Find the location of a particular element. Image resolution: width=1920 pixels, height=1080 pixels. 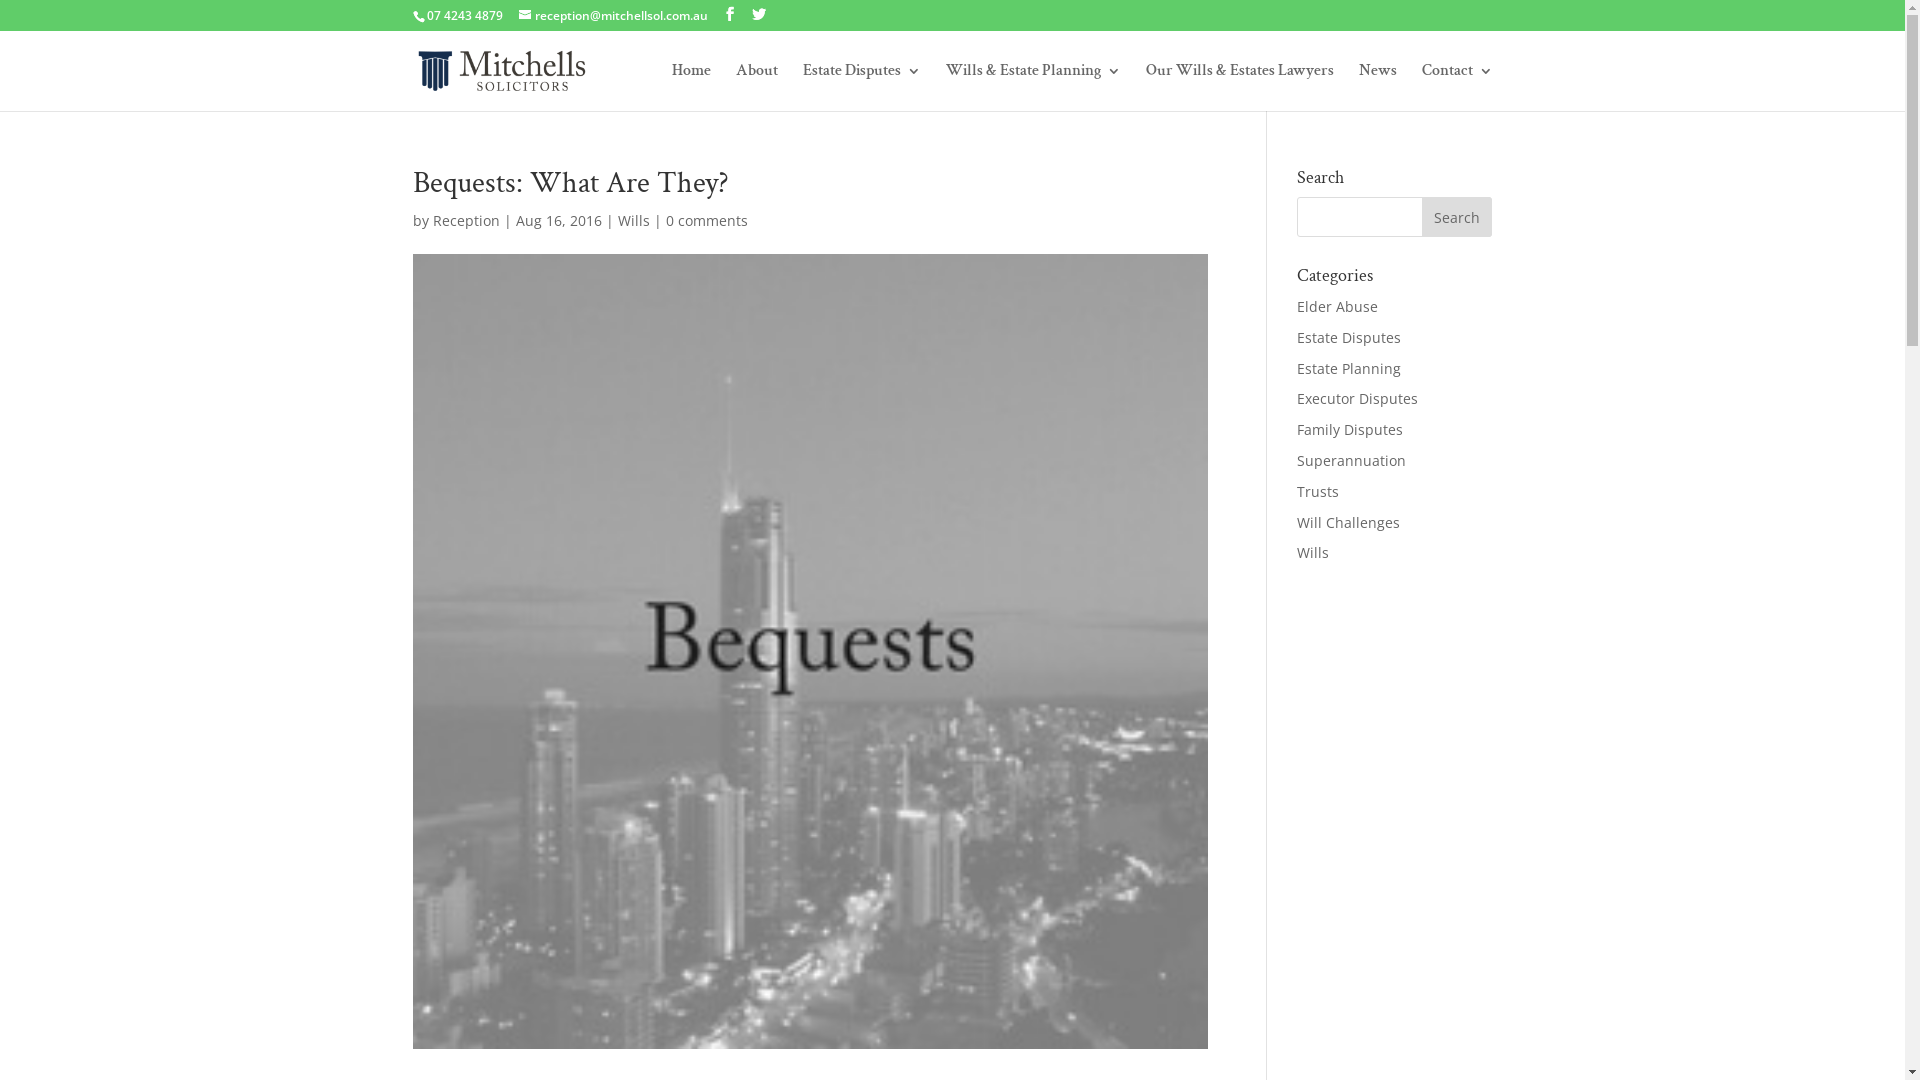

'Contact' is located at coordinates (1457, 86).